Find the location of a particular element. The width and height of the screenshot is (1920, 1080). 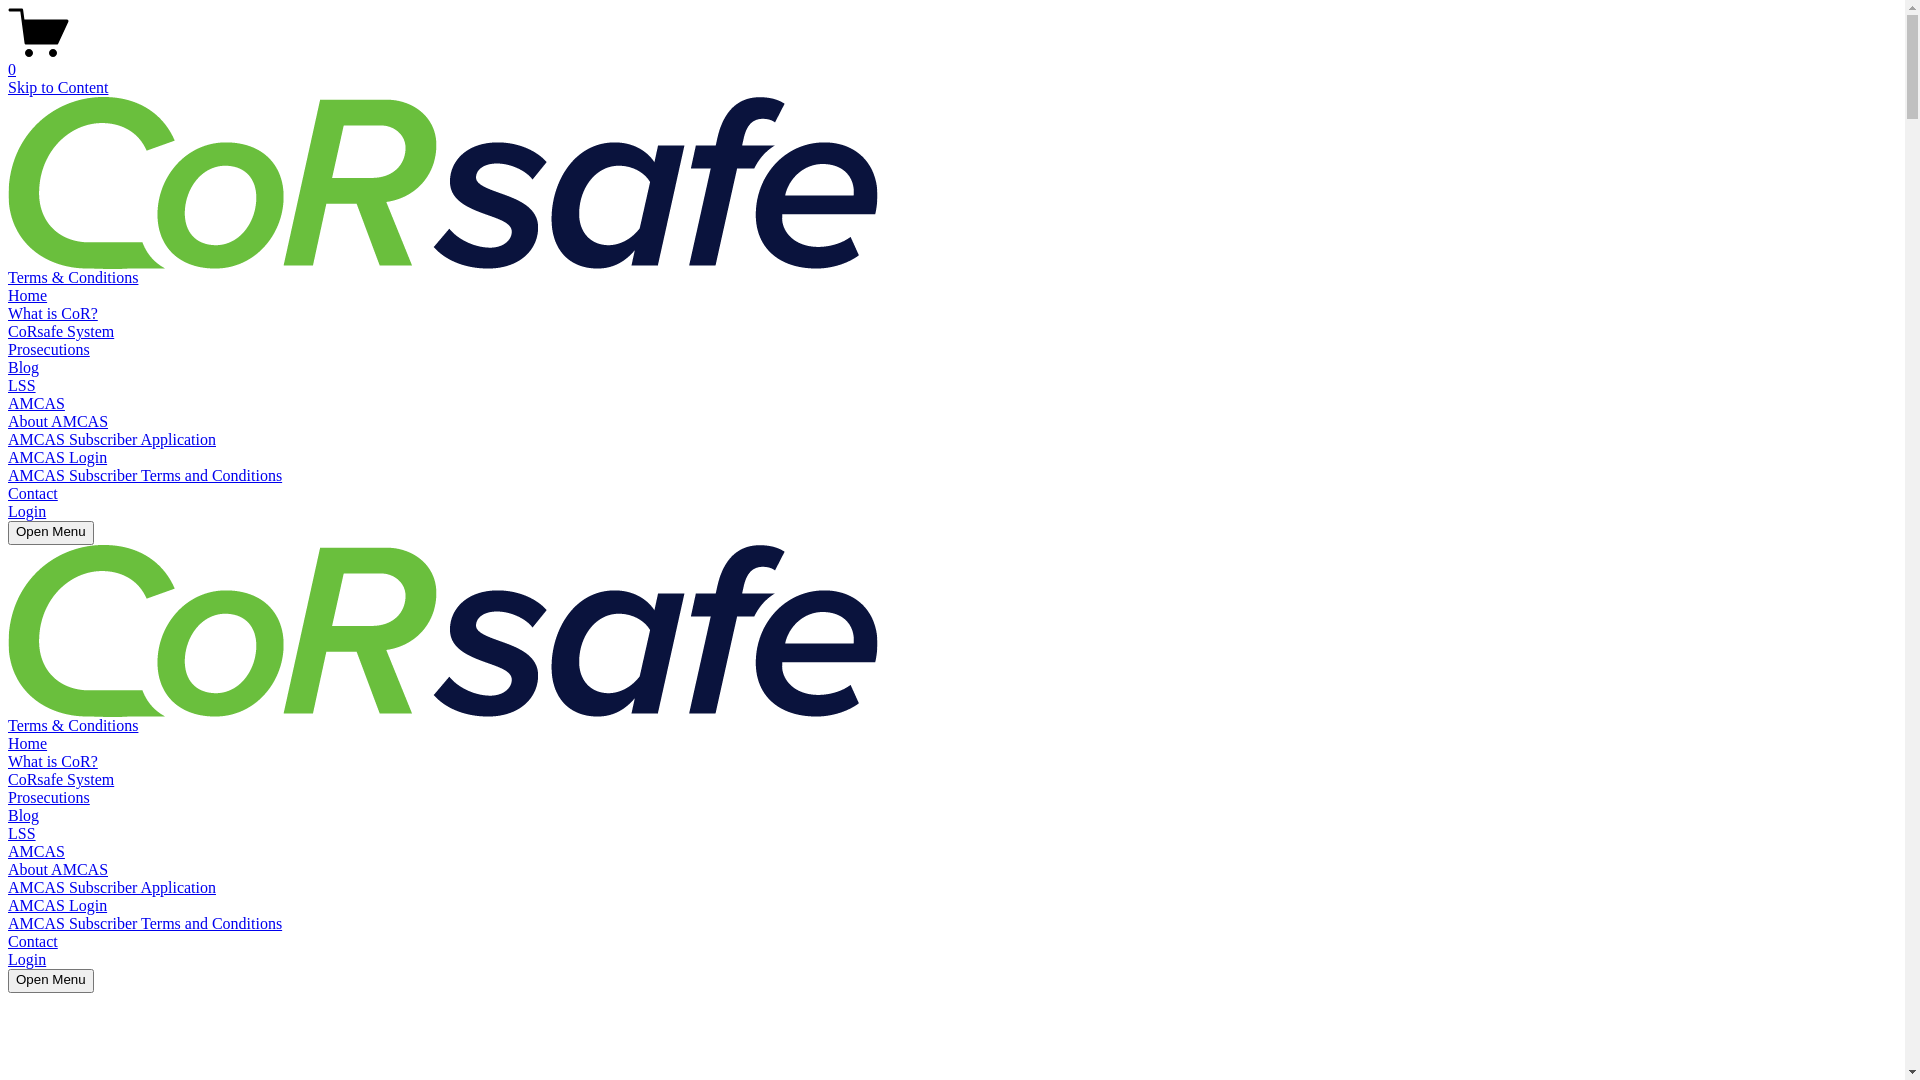

'Home' is located at coordinates (27, 295).